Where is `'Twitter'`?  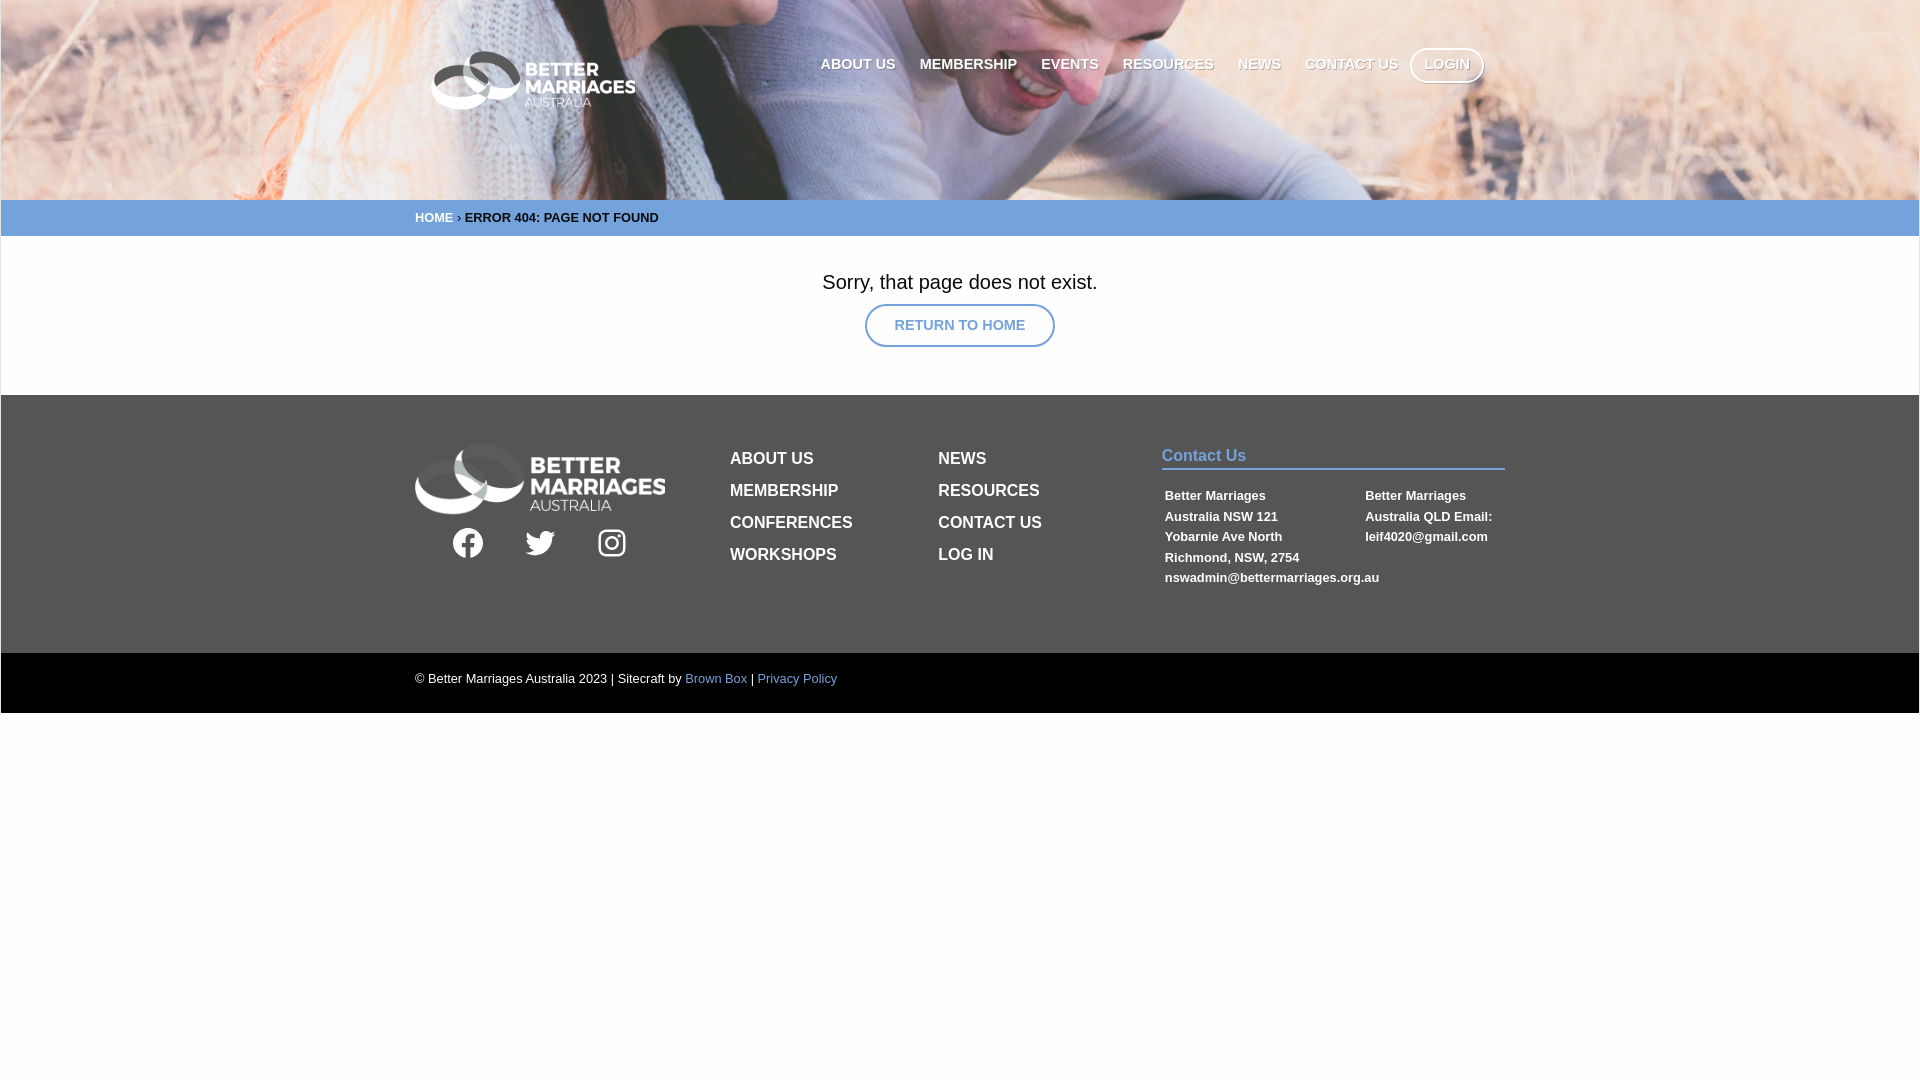
'Twitter' is located at coordinates (513, 543).